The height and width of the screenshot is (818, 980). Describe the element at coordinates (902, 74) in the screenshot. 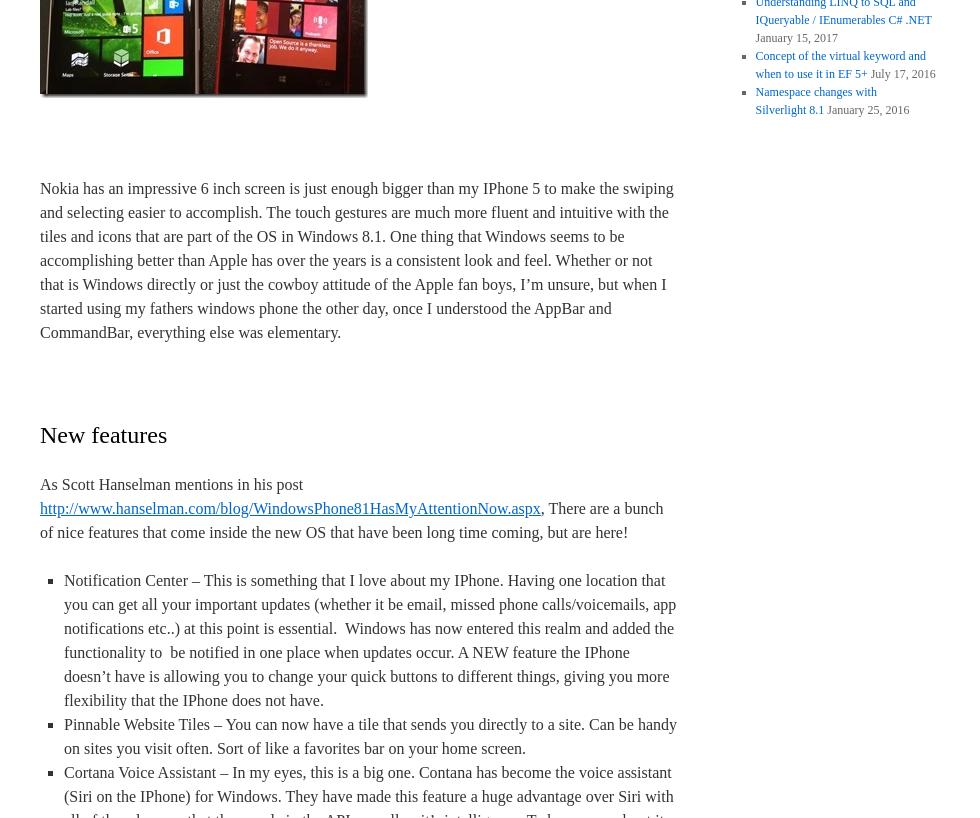

I see `'July 17, 2016'` at that location.